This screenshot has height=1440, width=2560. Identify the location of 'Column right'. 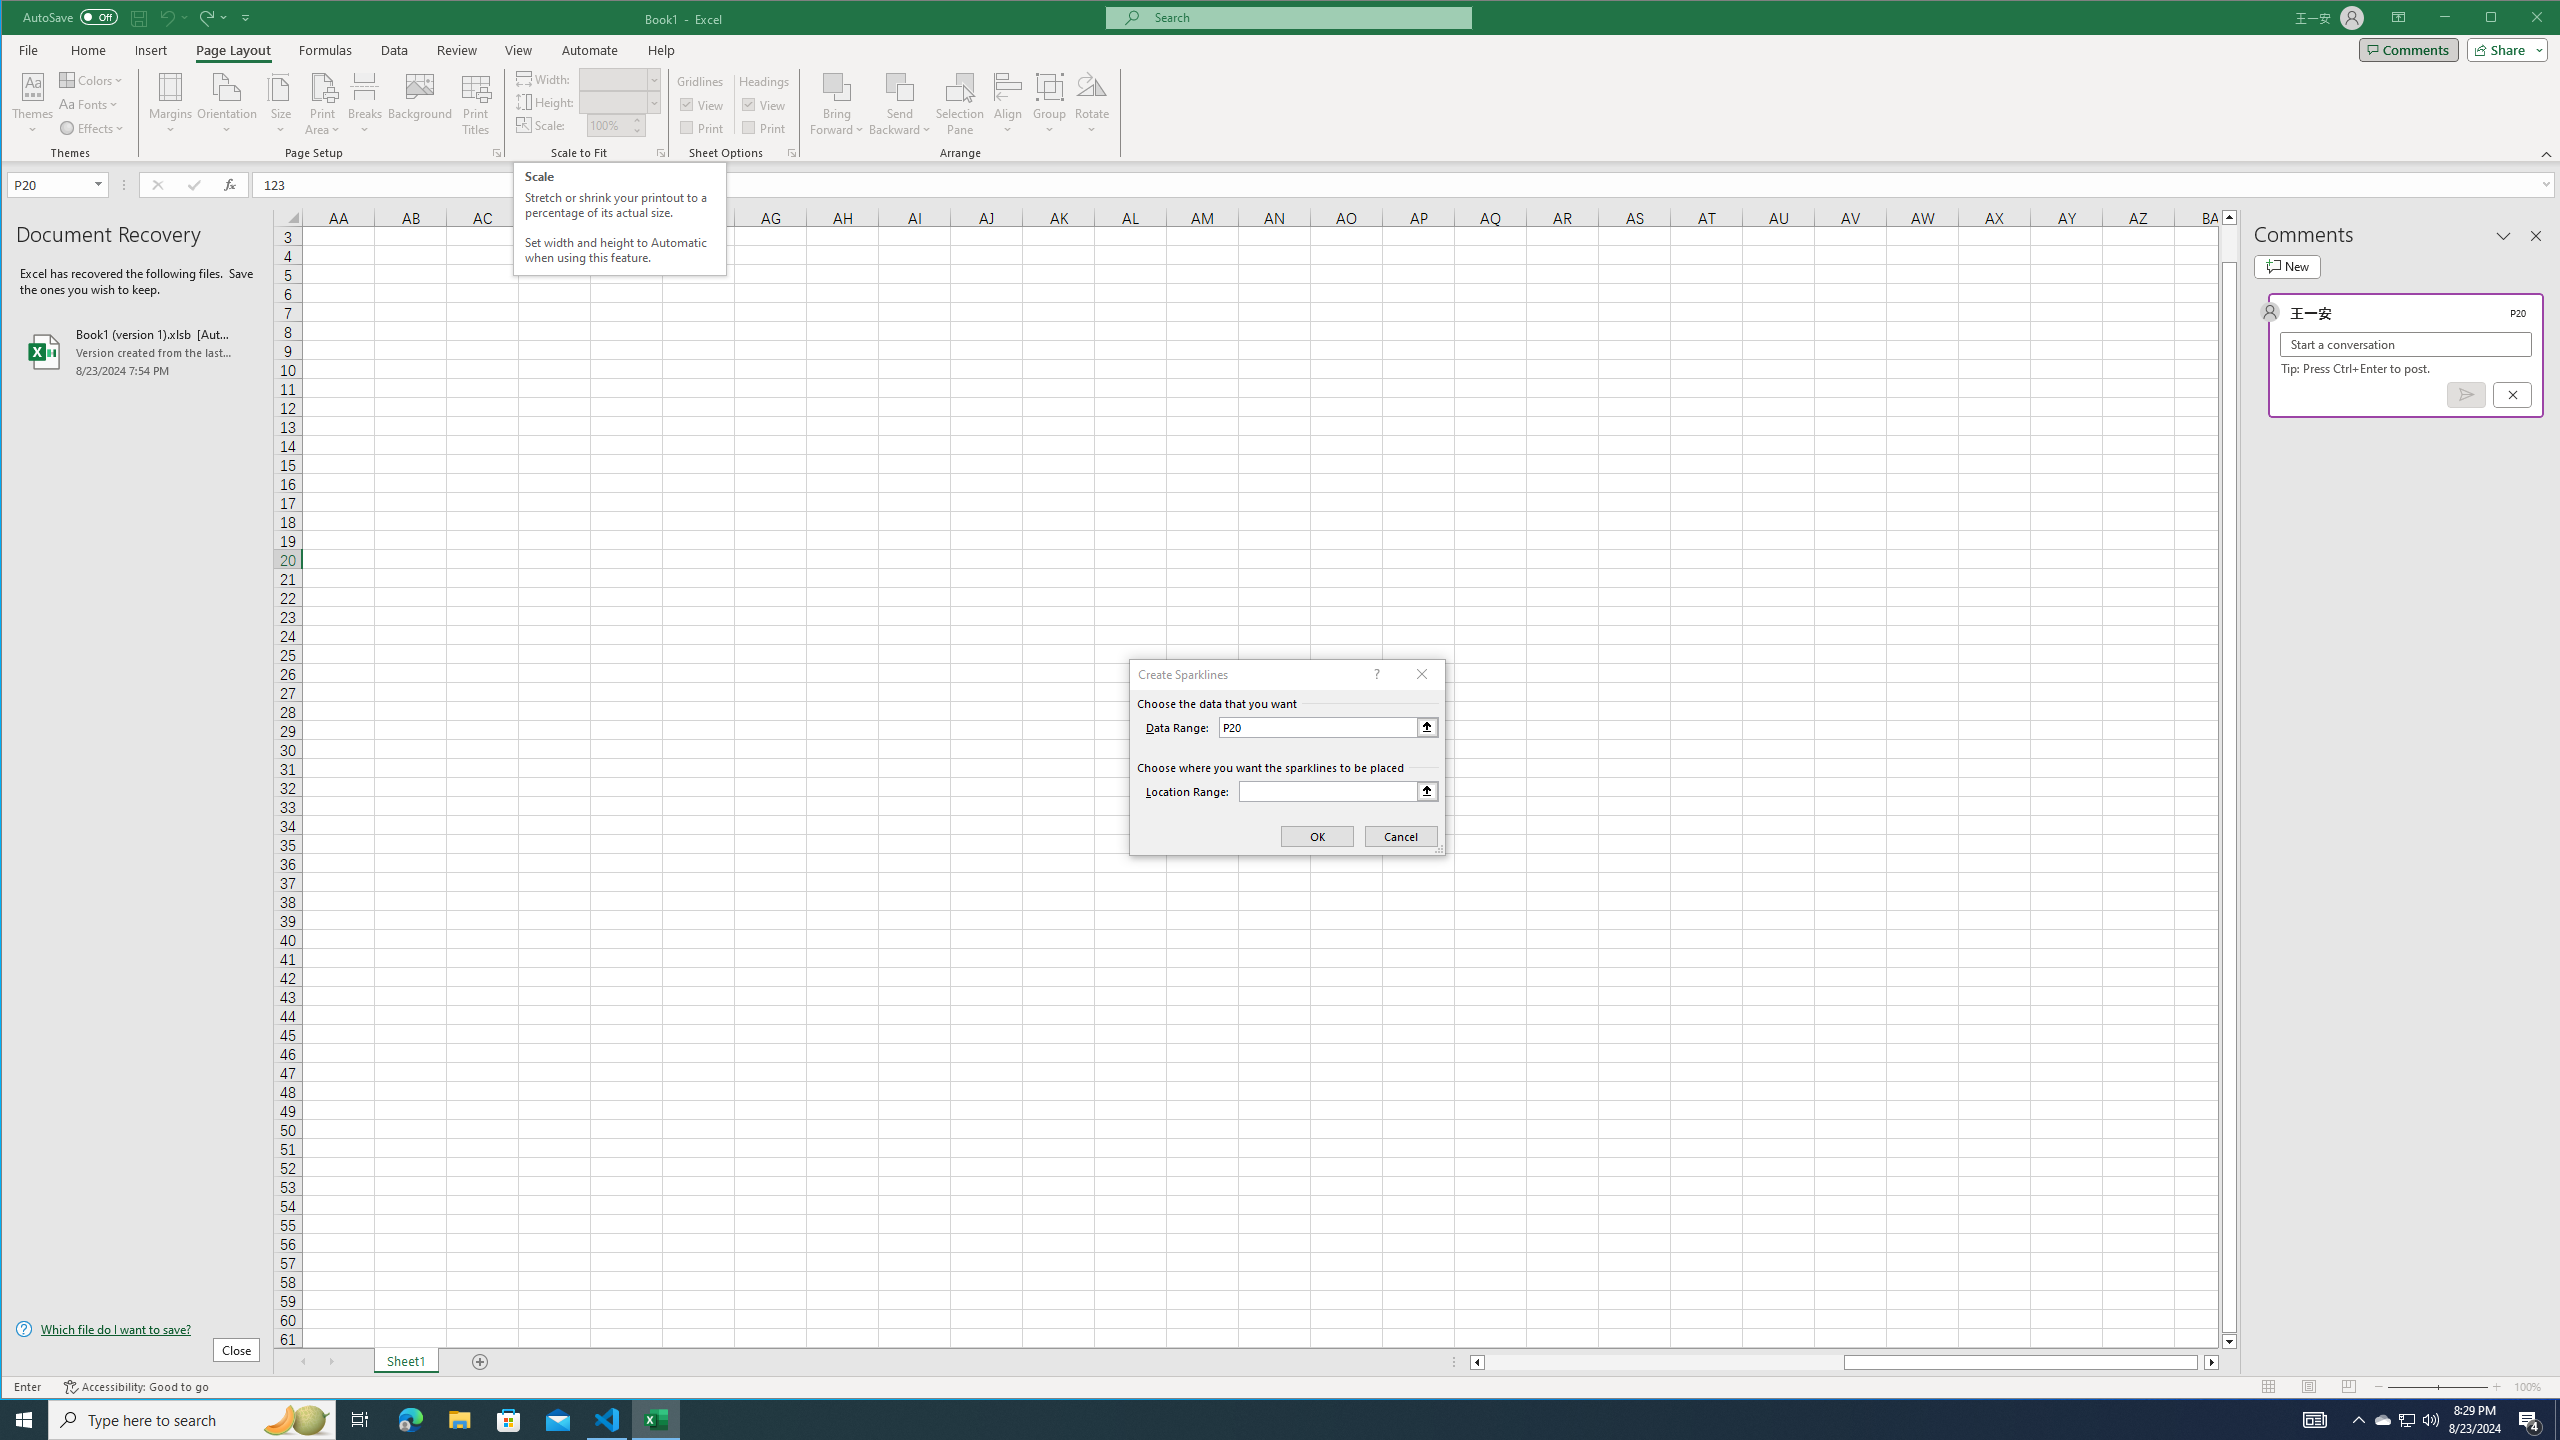
(2213, 1362).